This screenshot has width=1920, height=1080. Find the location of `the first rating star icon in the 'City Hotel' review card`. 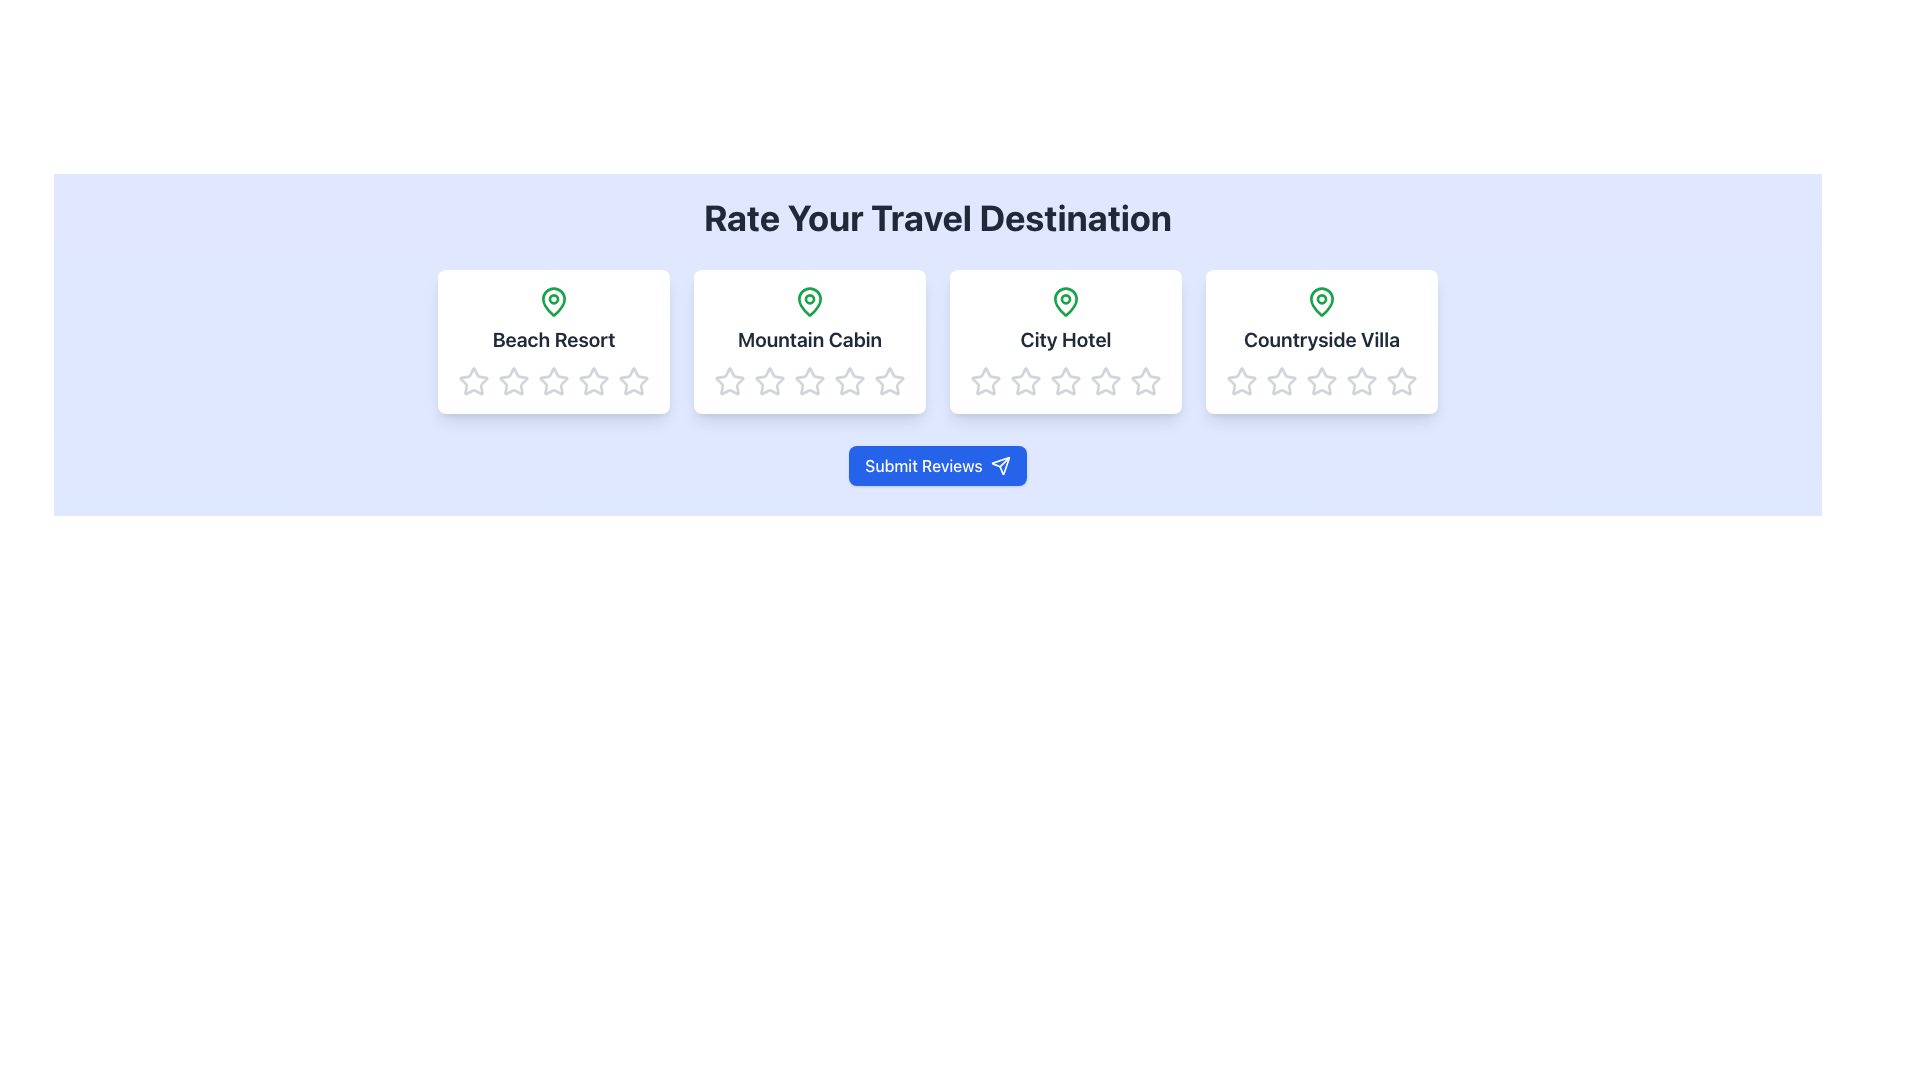

the first rating star icon in the 'City Hotel' review card is located at coordinates (1064, 381).